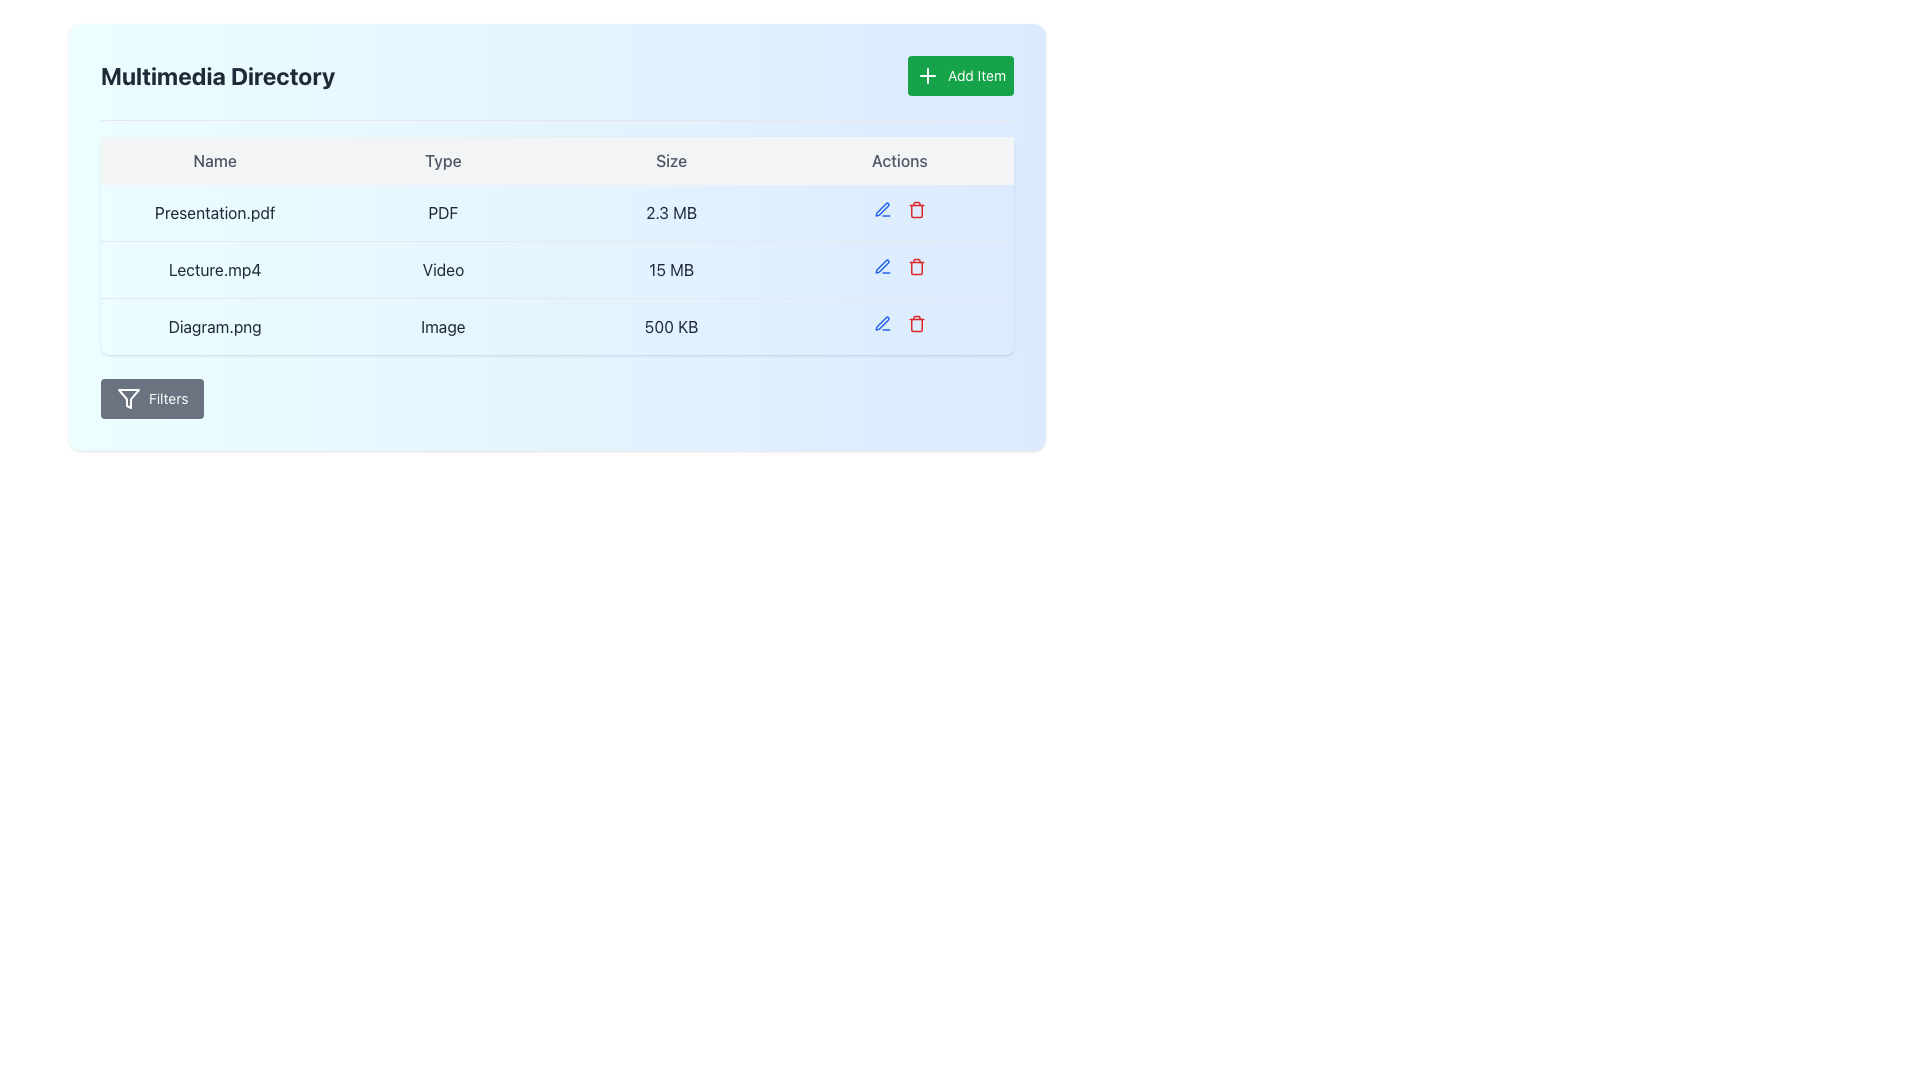 Image resolution: width=1920 pixels, height=1080 pixels. What do you see at coordinates (557, 270) in the screenshot?
I see `the second row of the table containing 'Lecture.mp4', 'Video', '15 MB', and action icons` at bounding box center [557, 270].